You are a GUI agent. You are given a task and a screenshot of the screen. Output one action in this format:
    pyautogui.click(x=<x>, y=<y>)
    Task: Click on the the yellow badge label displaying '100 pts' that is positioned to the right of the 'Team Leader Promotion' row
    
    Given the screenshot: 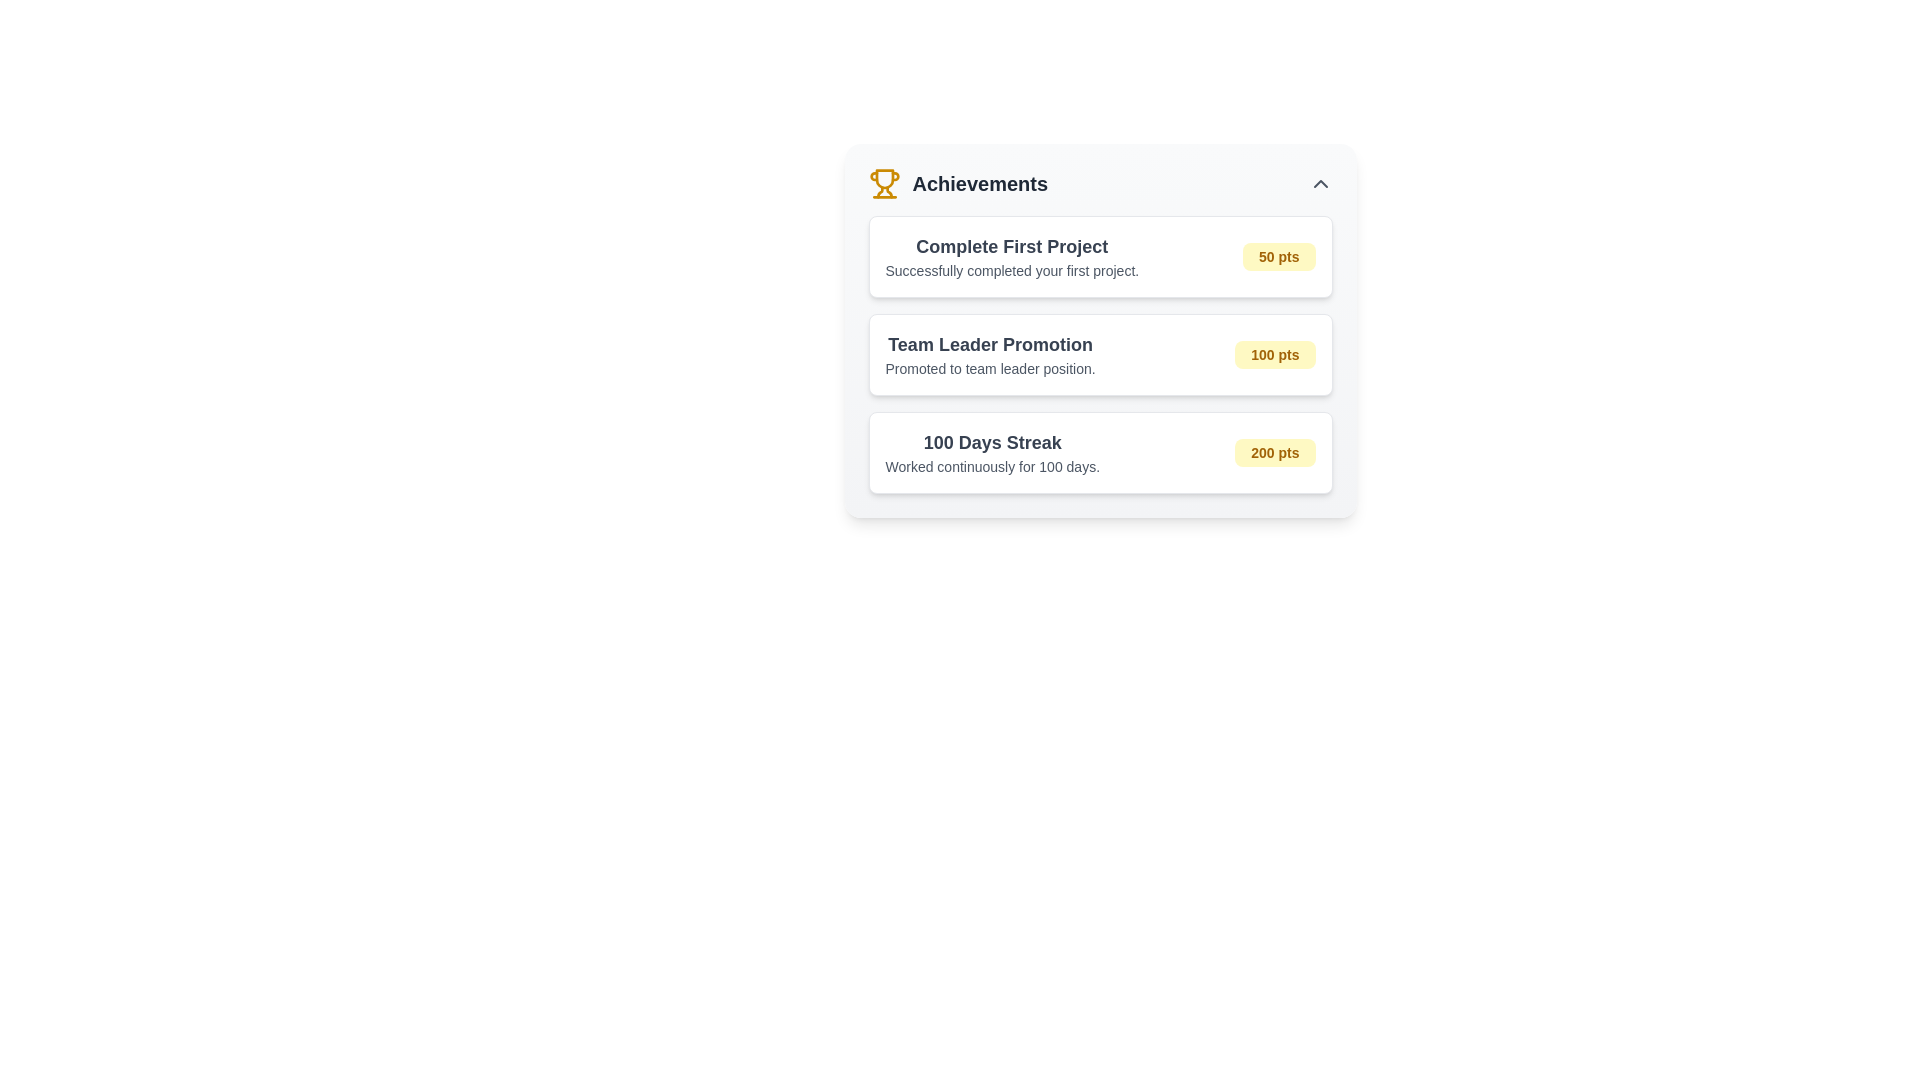 What is the action you would take?
    pyautogui.click(x=1274, y=353)
    